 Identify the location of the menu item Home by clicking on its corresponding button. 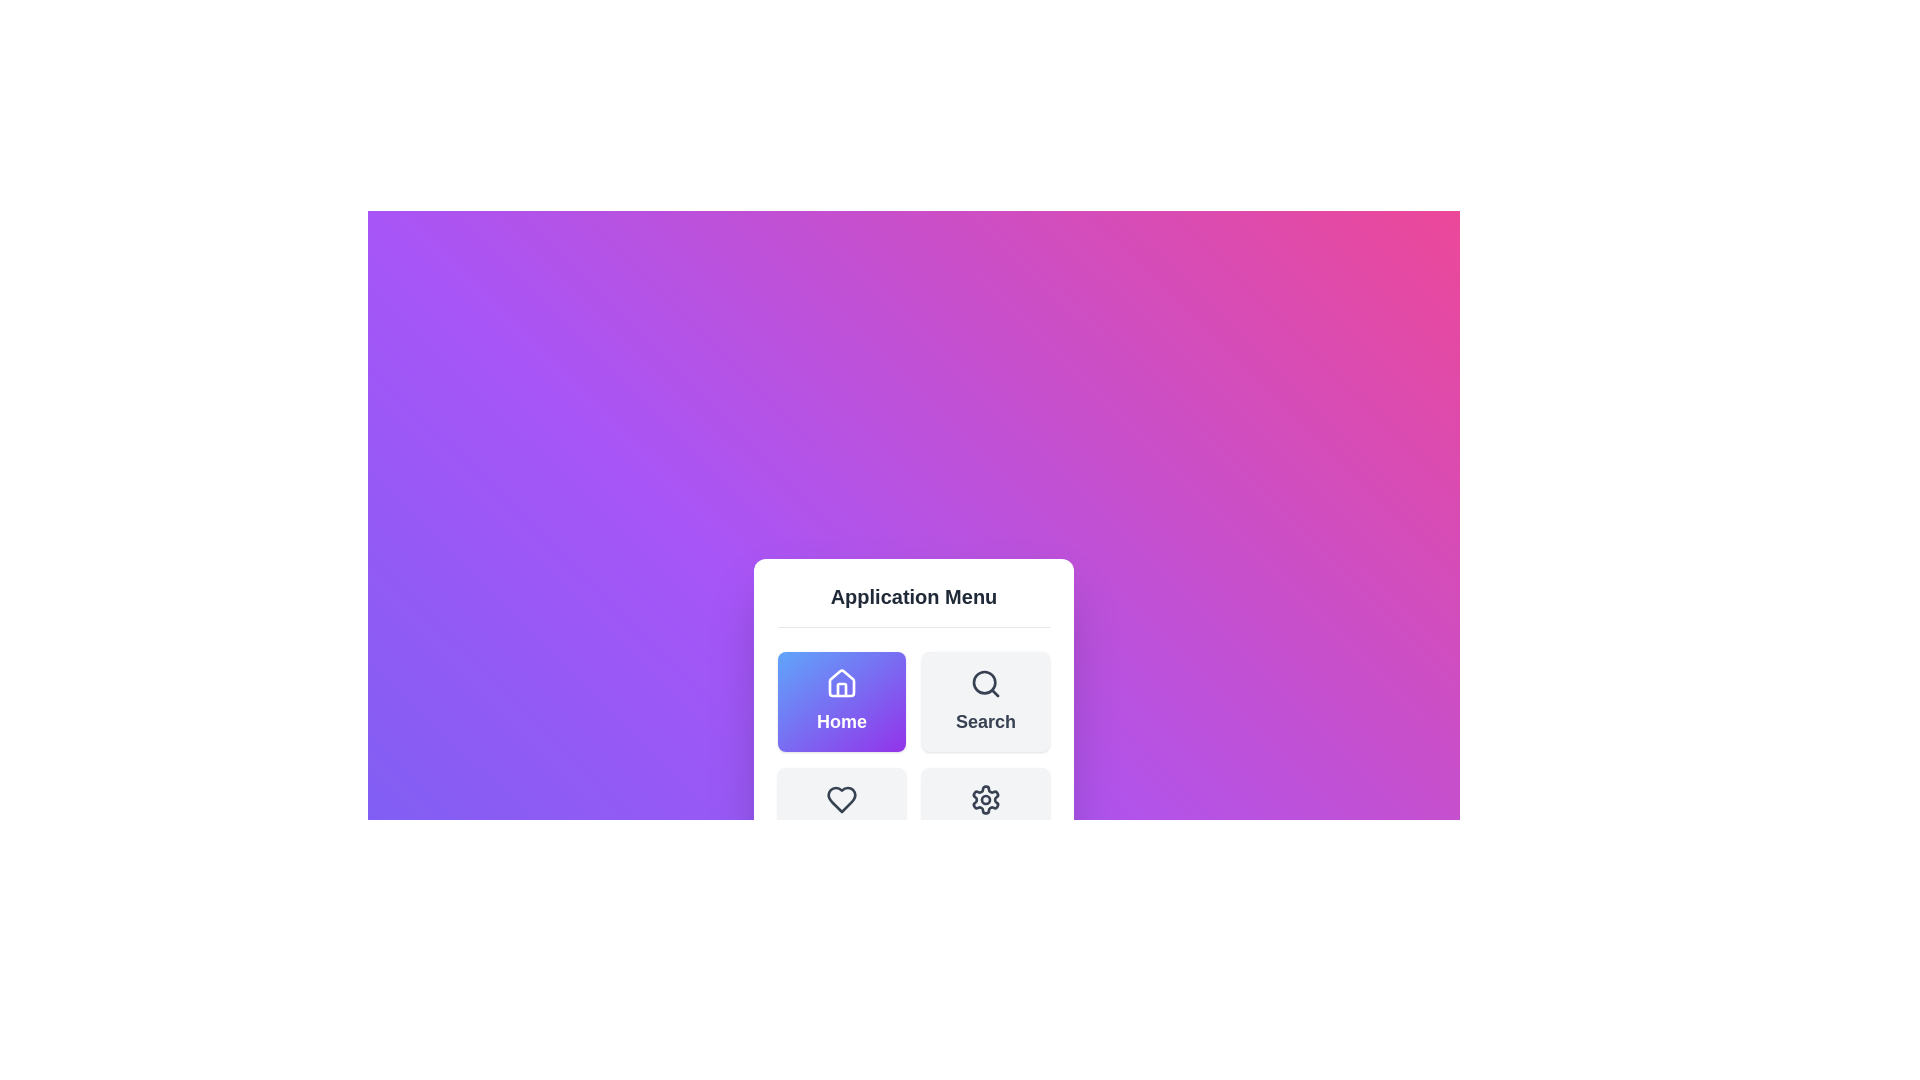
(841, 700).